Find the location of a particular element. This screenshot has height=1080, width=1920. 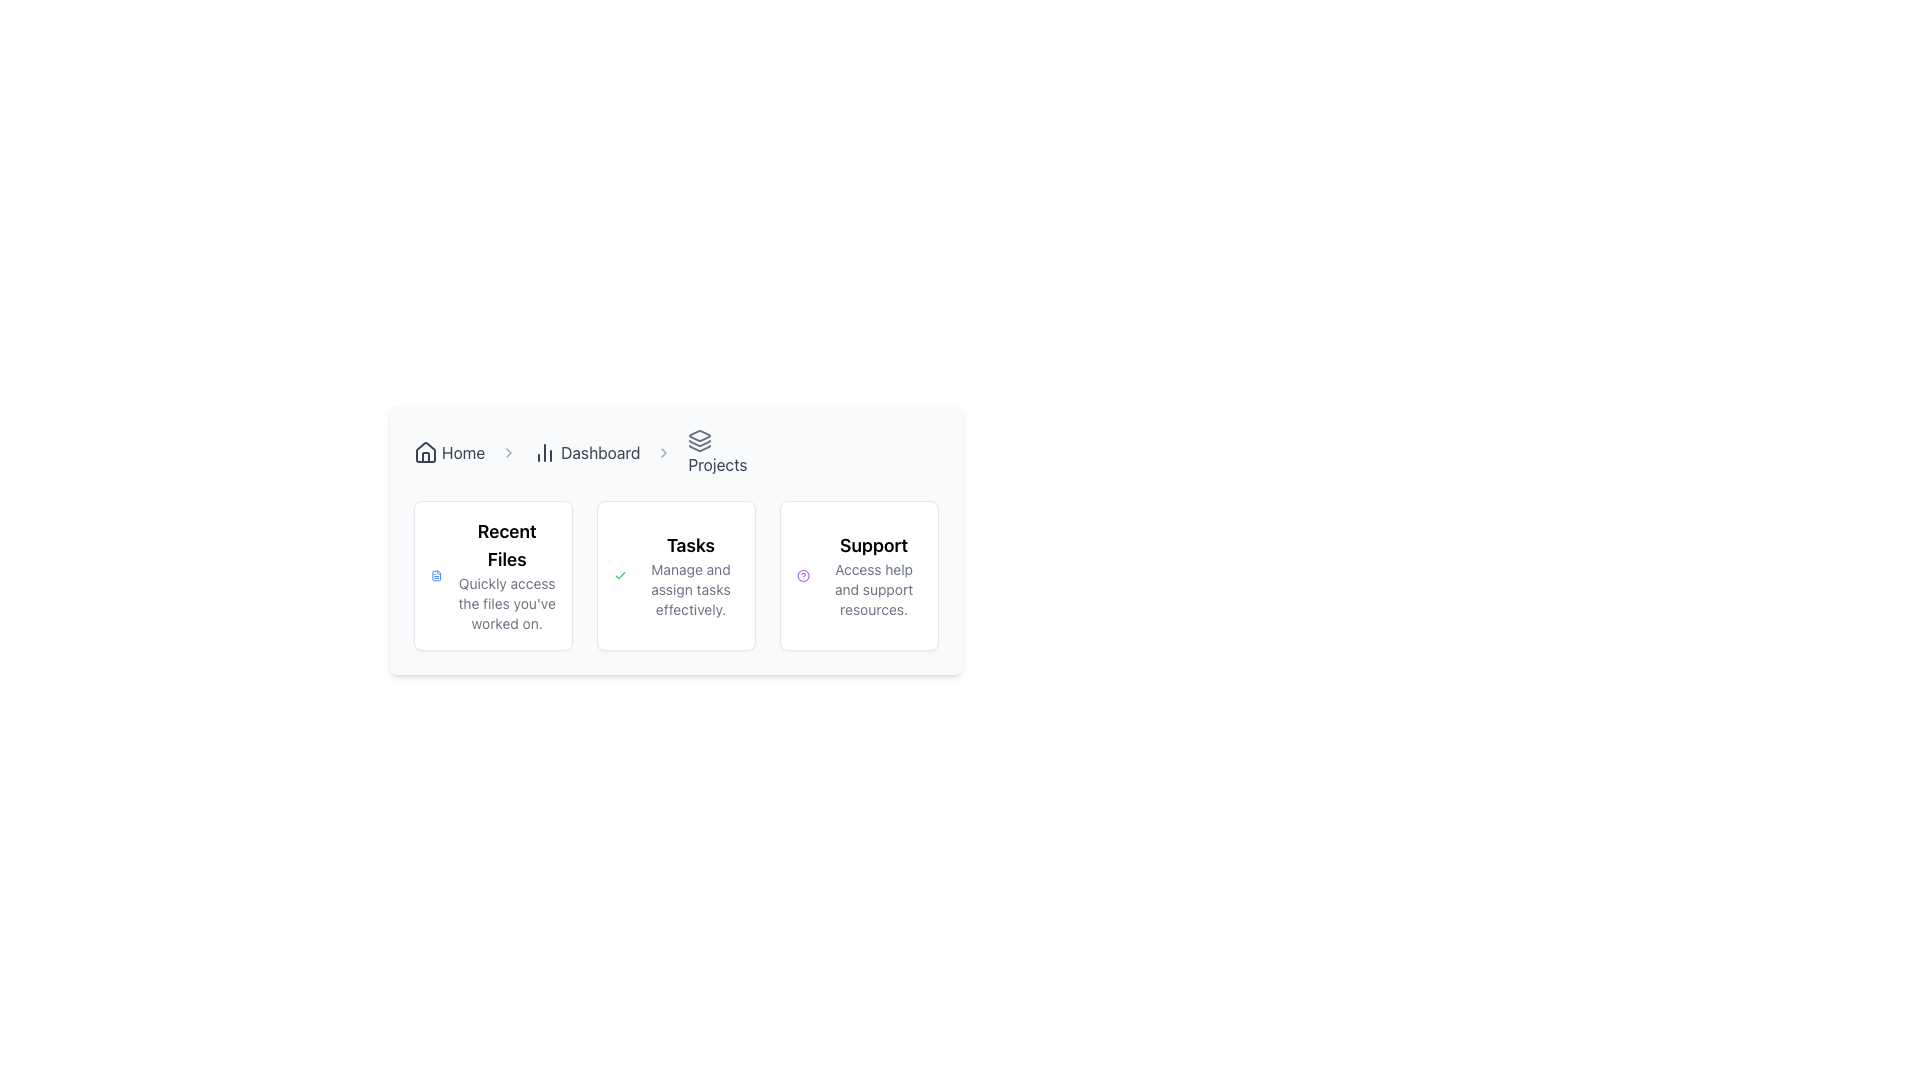

title and subtitle of the Informative Card located in the leftmost column of the grid layout, positioned below the breadcrumb navigation is located at coordinates (493, 575).